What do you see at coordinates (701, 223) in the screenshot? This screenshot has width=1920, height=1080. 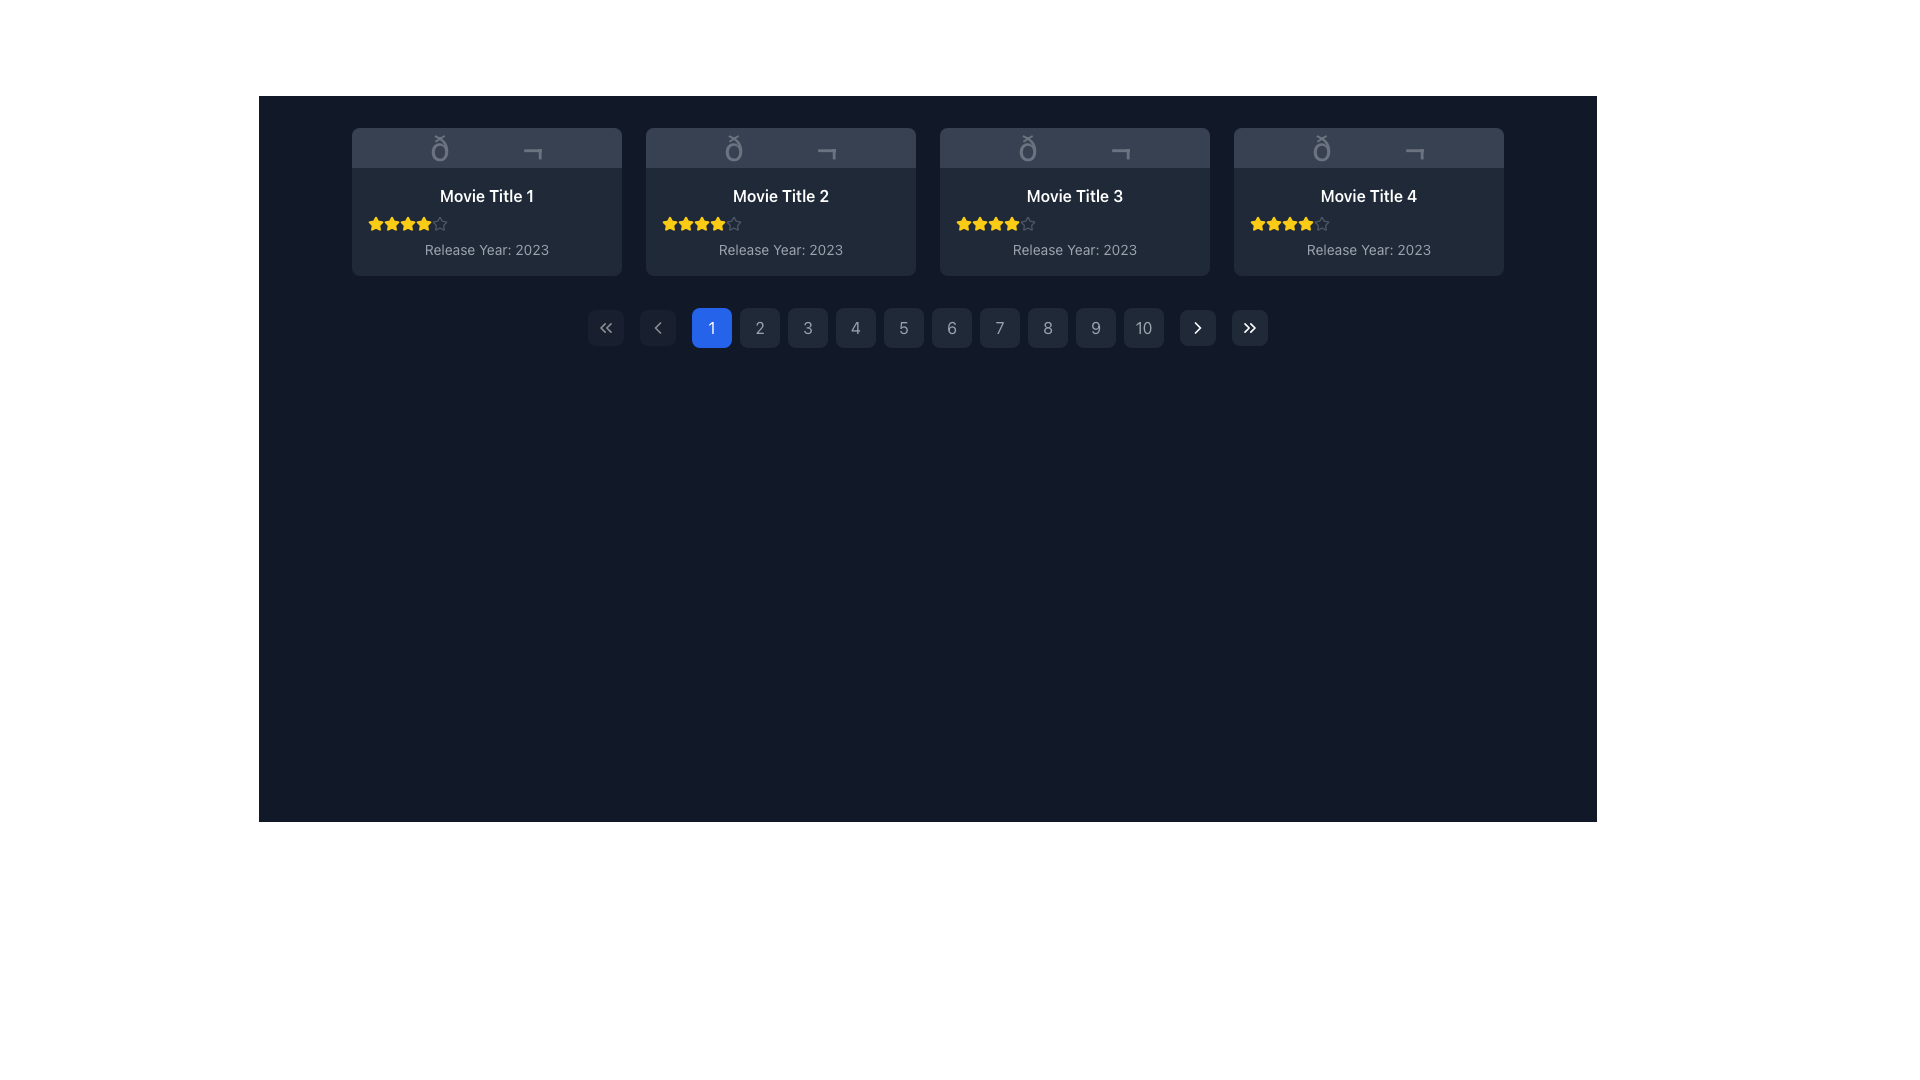 I see `the fifth star icon in the rating section of the card titled 'Movie Title 2', which is the second card in the horizontal row of movie cards` at bounding box center [701, 223].